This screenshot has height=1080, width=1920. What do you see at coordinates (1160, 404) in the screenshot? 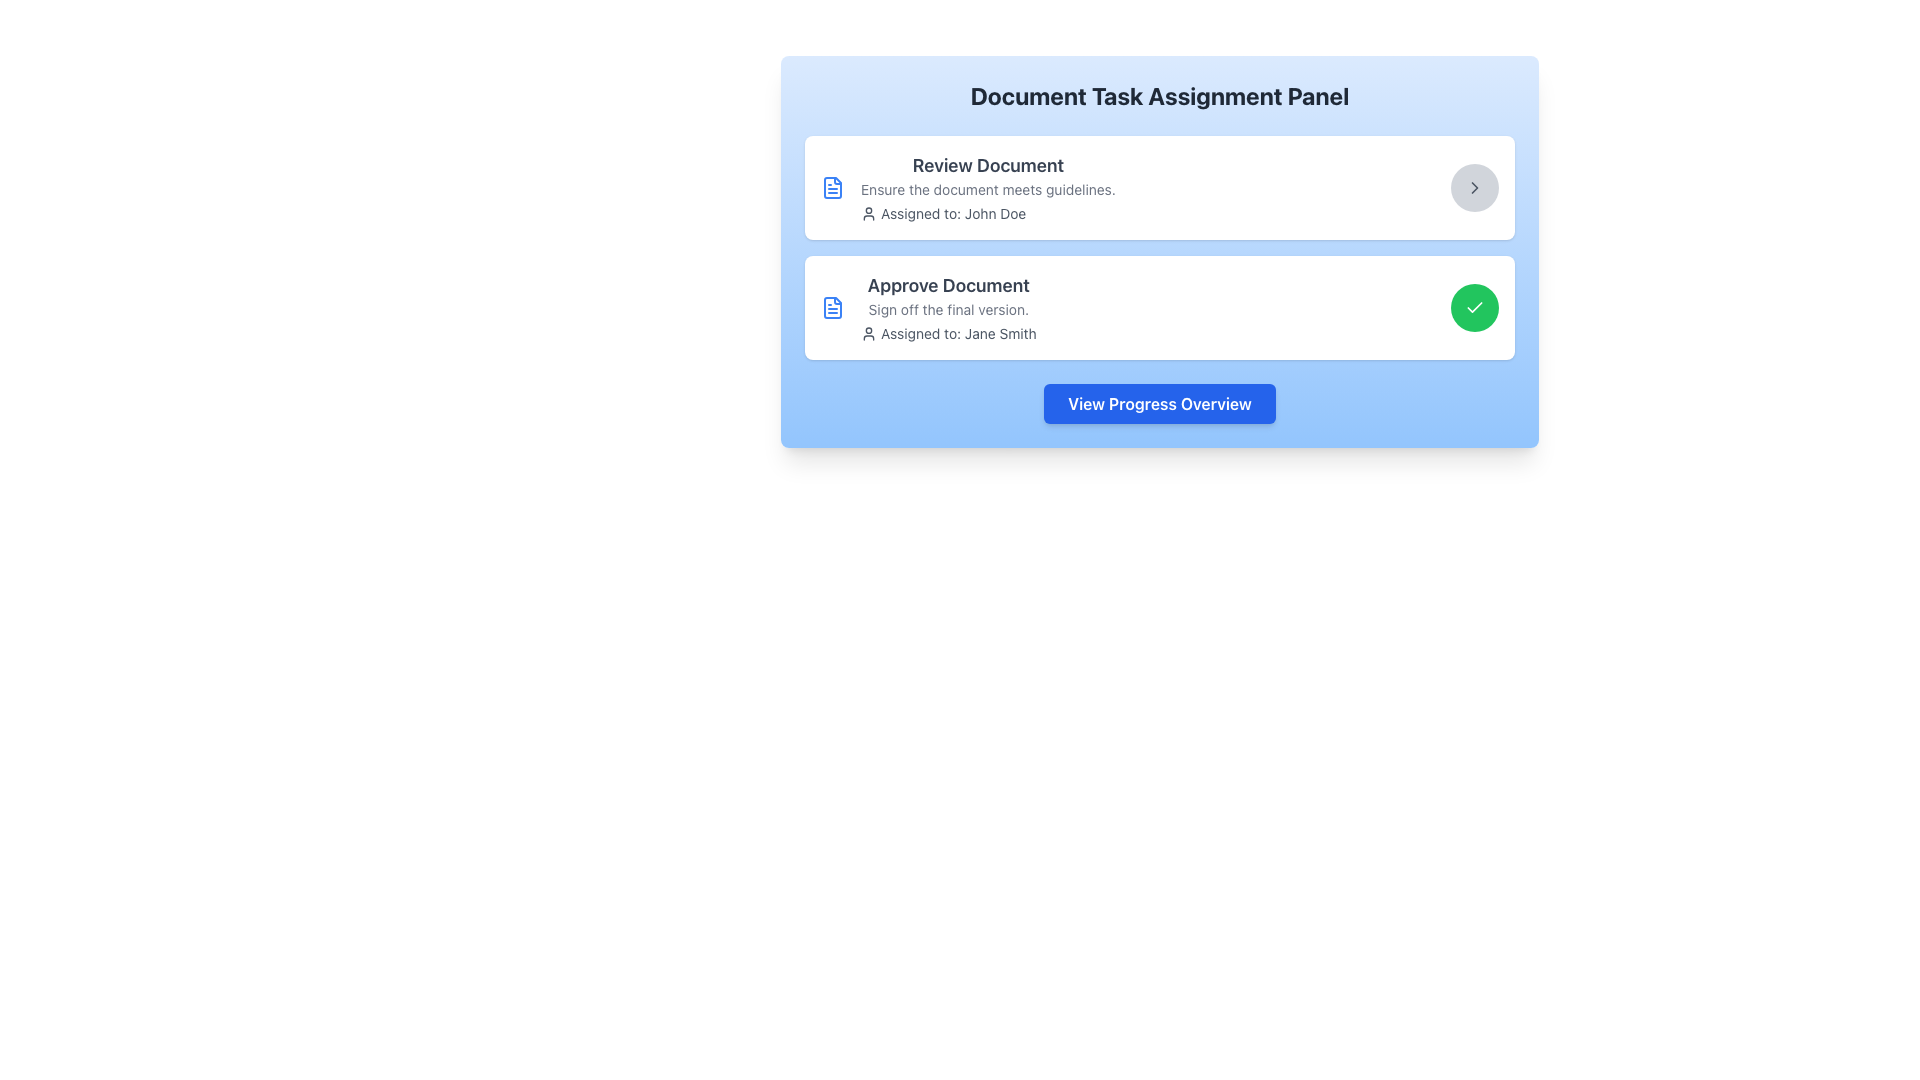
I see `the button located at the bottom center of the 'Document Task Assignment Panel'` at bounding box center [1160, 404].